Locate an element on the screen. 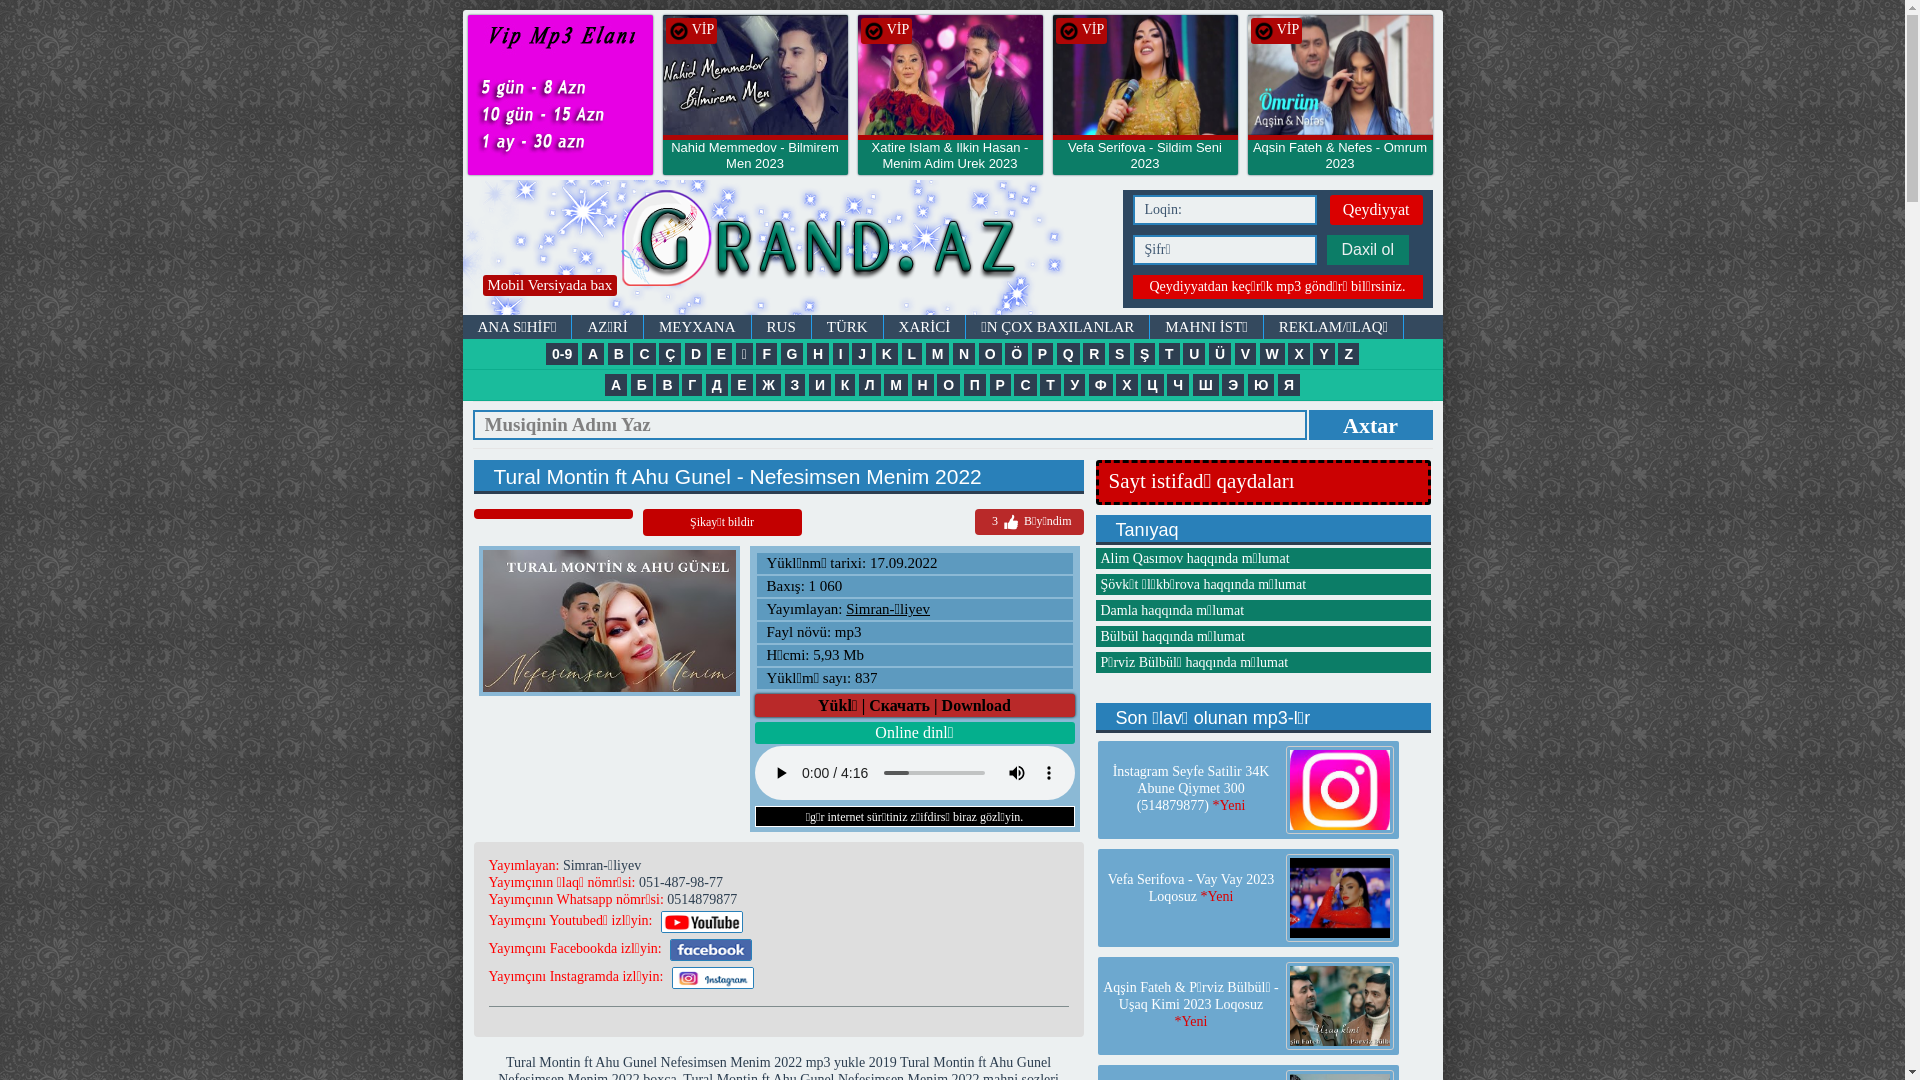 Image resolution: width=1920 pixels, height=1080 pixels. 'D' is located at coordinates (696, 353).